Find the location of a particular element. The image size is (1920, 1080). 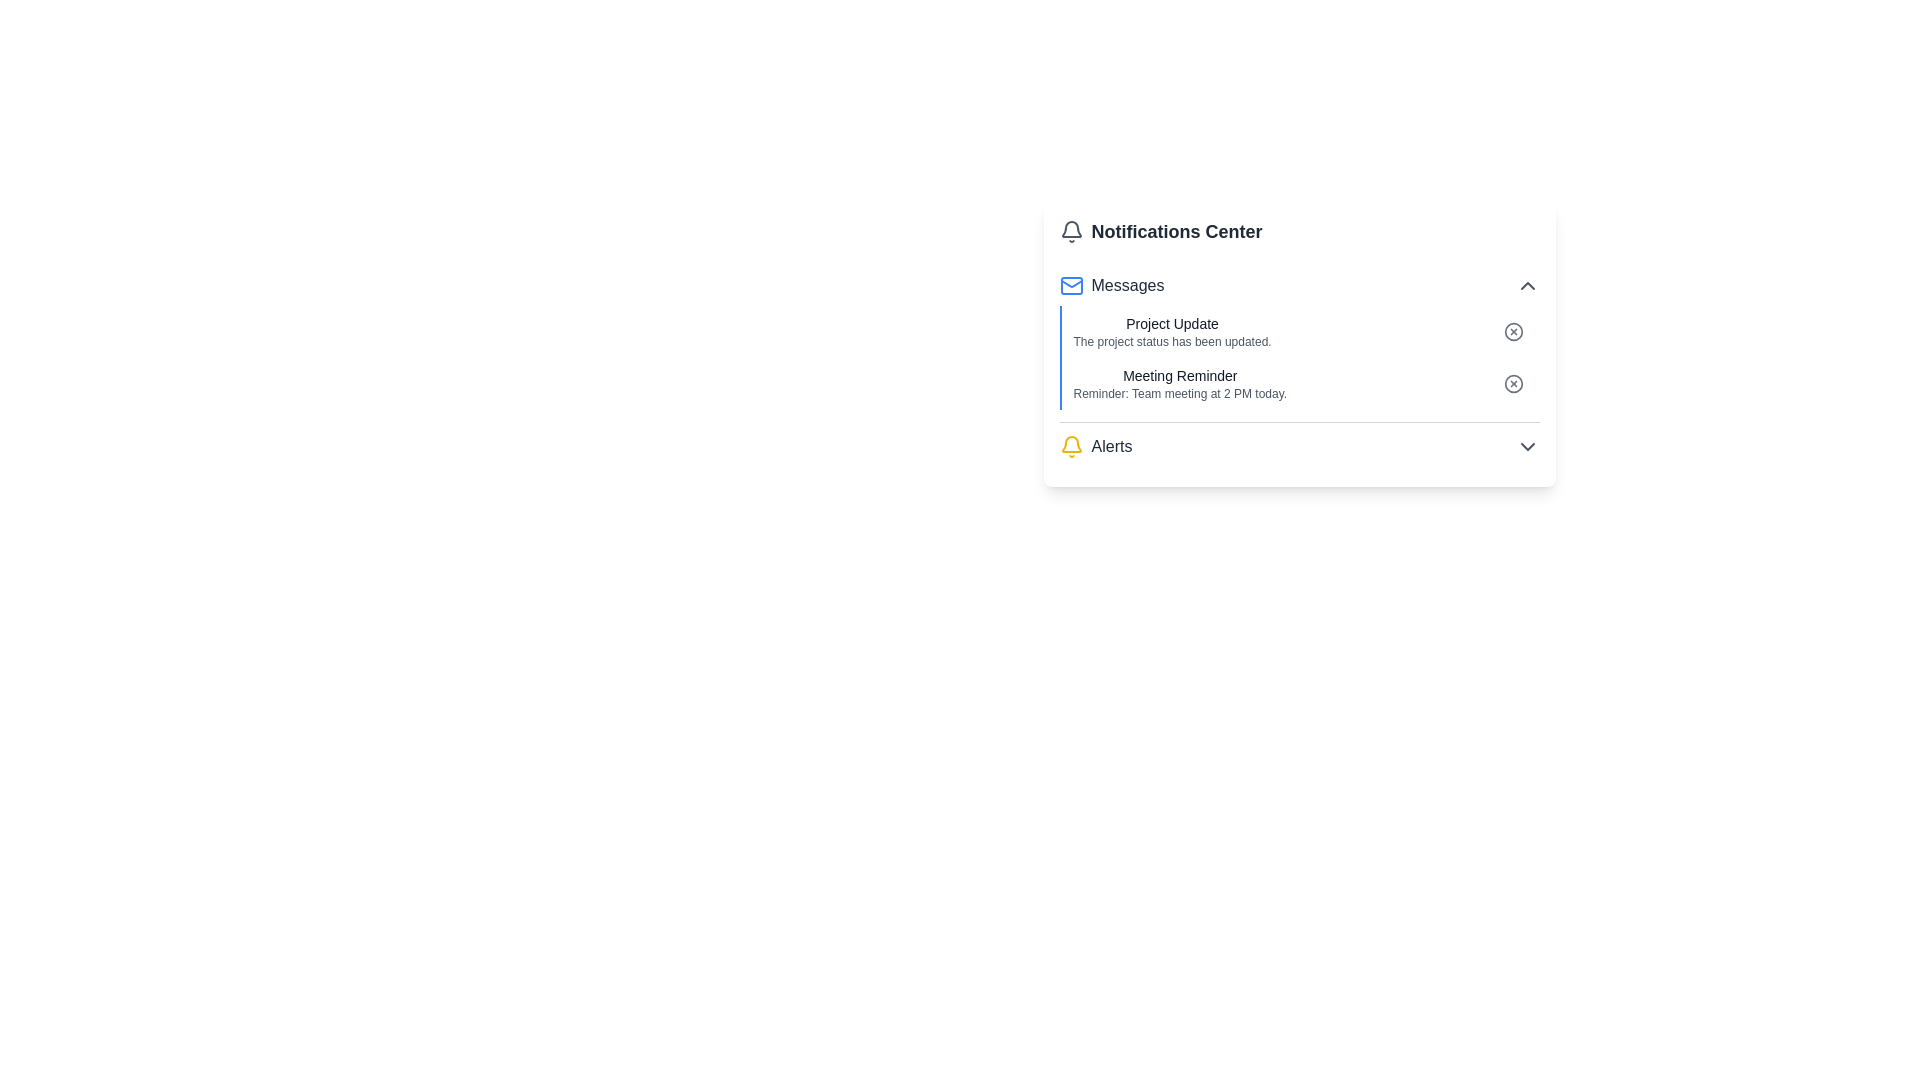

the gray bell icon that indicates notifications, located to the left of the 'Notifications Center' title in the header section is located at coordinates (1070, 230).